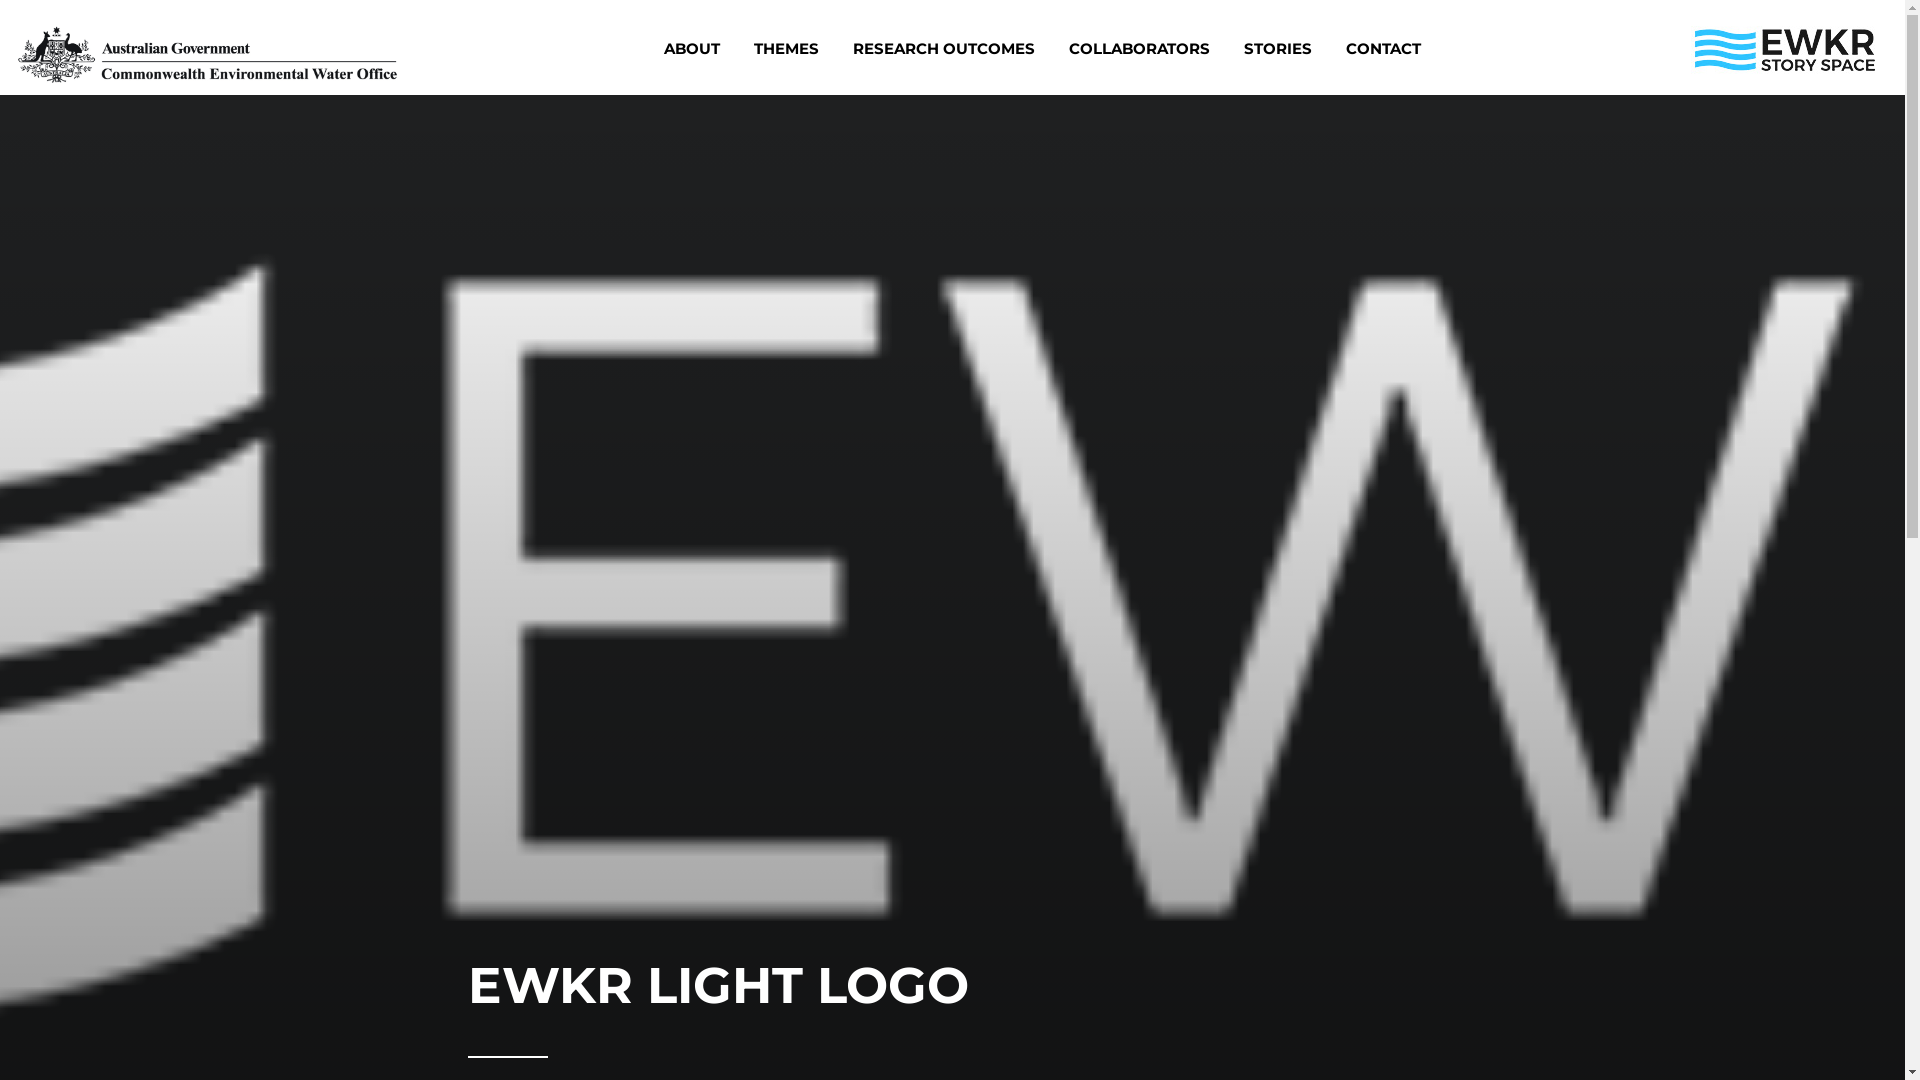 This screenshot has width=1920, height=1080. What do you see at coordinates (943, 47) in the screenshot?
I see `'RESEARCH OUTCOMES'` at bounding box center [943, 47].